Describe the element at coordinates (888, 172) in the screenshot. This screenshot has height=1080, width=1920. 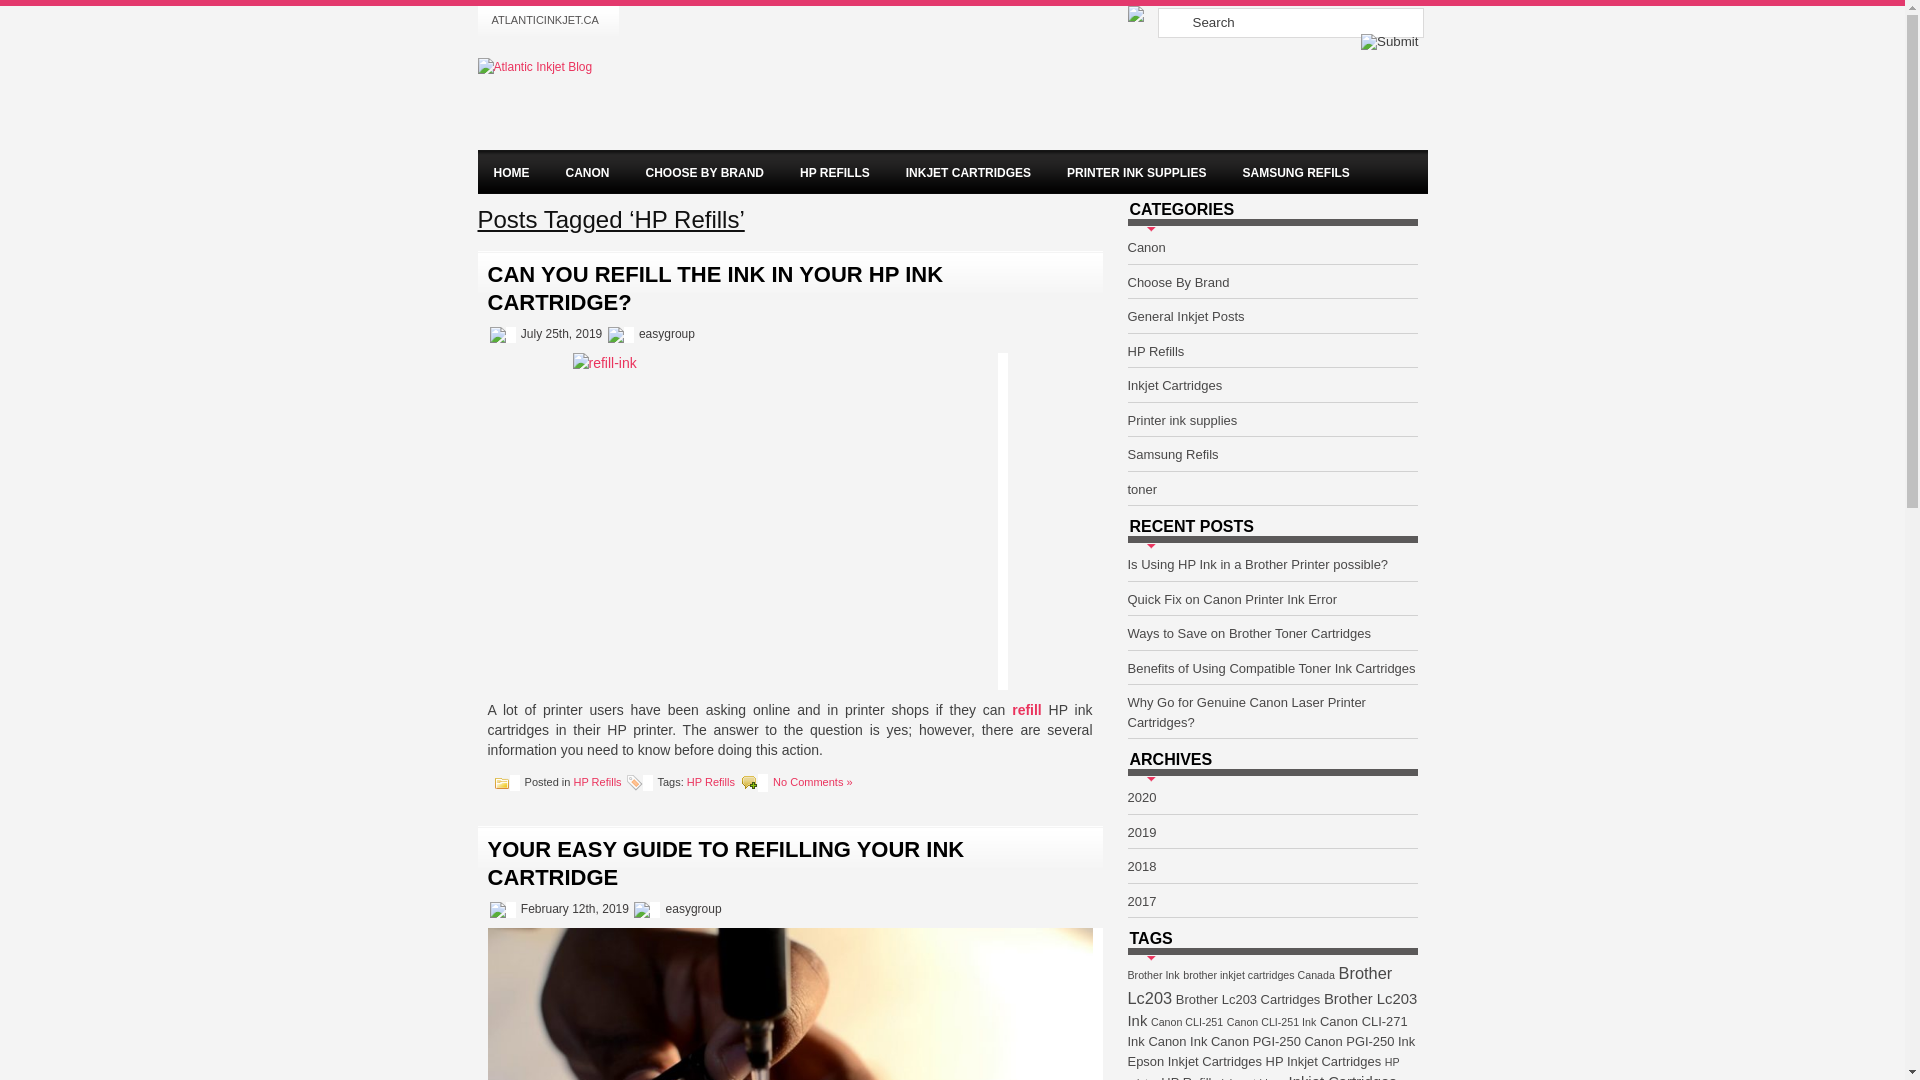
I see `'INKJET CARTRIDGES'` at that location.